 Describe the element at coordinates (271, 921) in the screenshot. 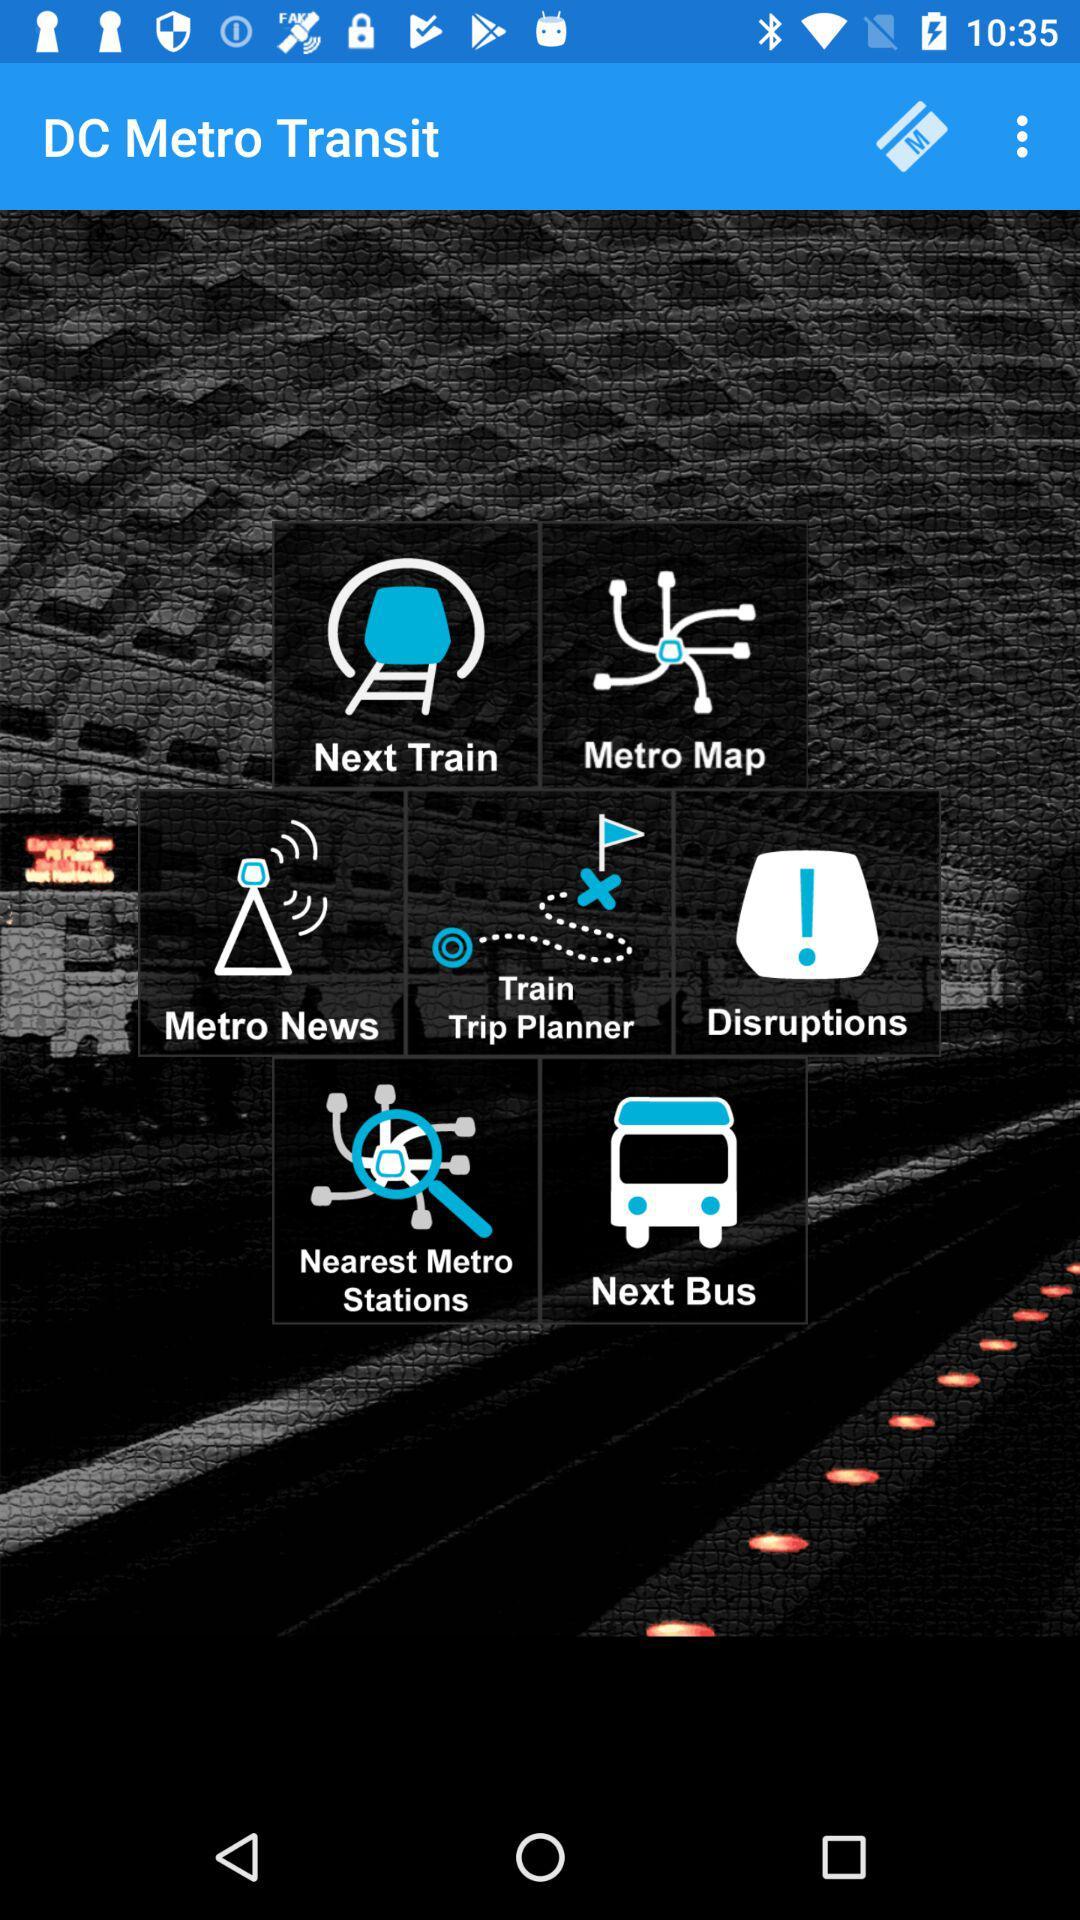

I see `metro news` at that location.